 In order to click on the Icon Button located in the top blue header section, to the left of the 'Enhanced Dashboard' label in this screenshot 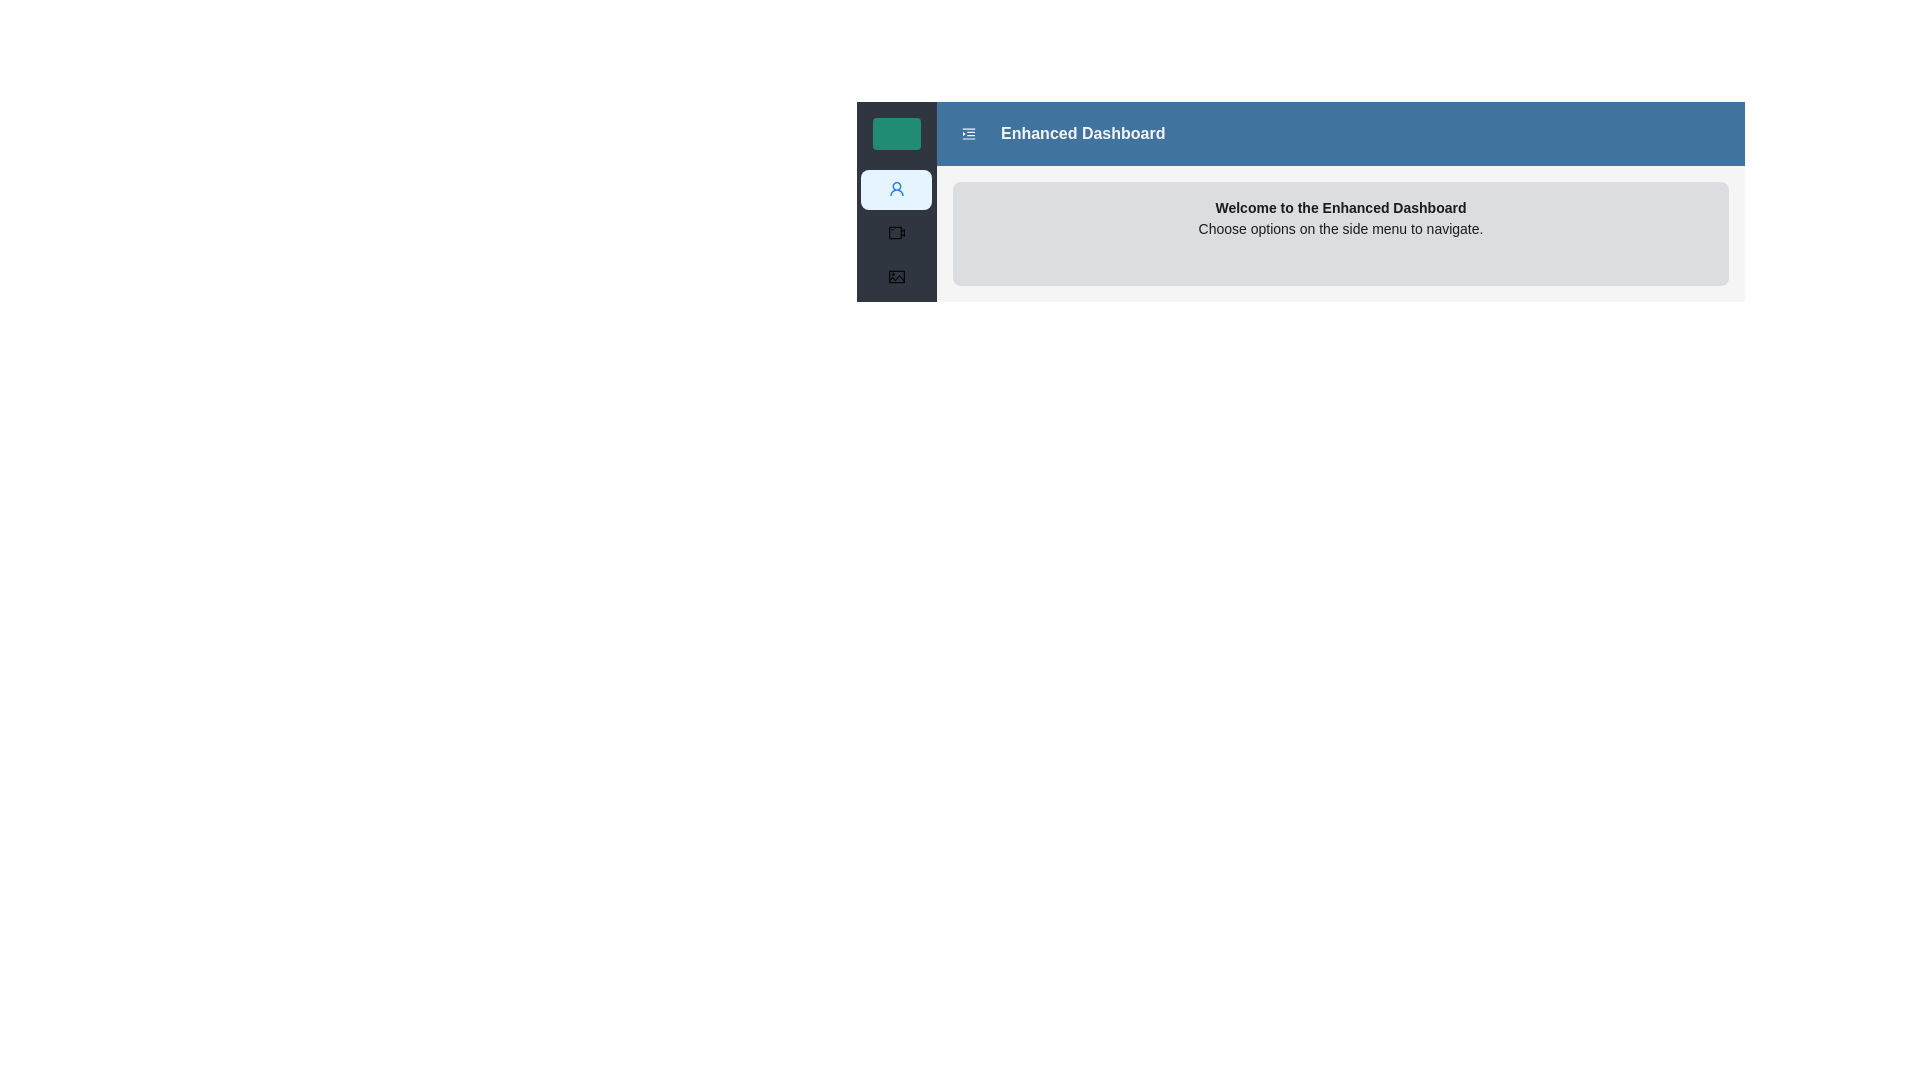, I will do `click(969, 134)`.